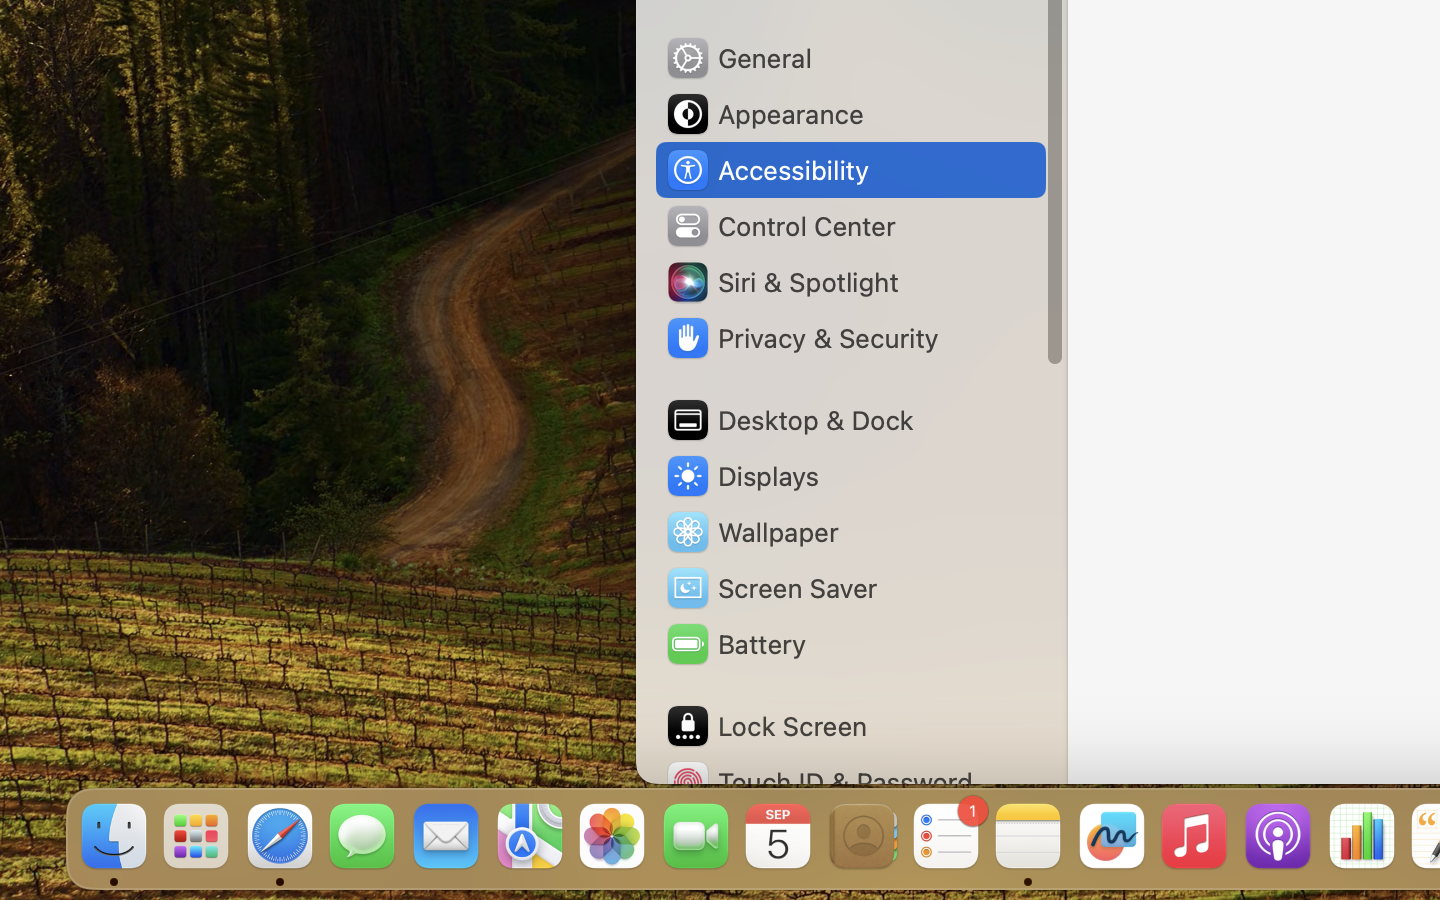  Describe the element at coordinates (749, 530) in the screenshot. I see `'Wallpaper'` at that location.